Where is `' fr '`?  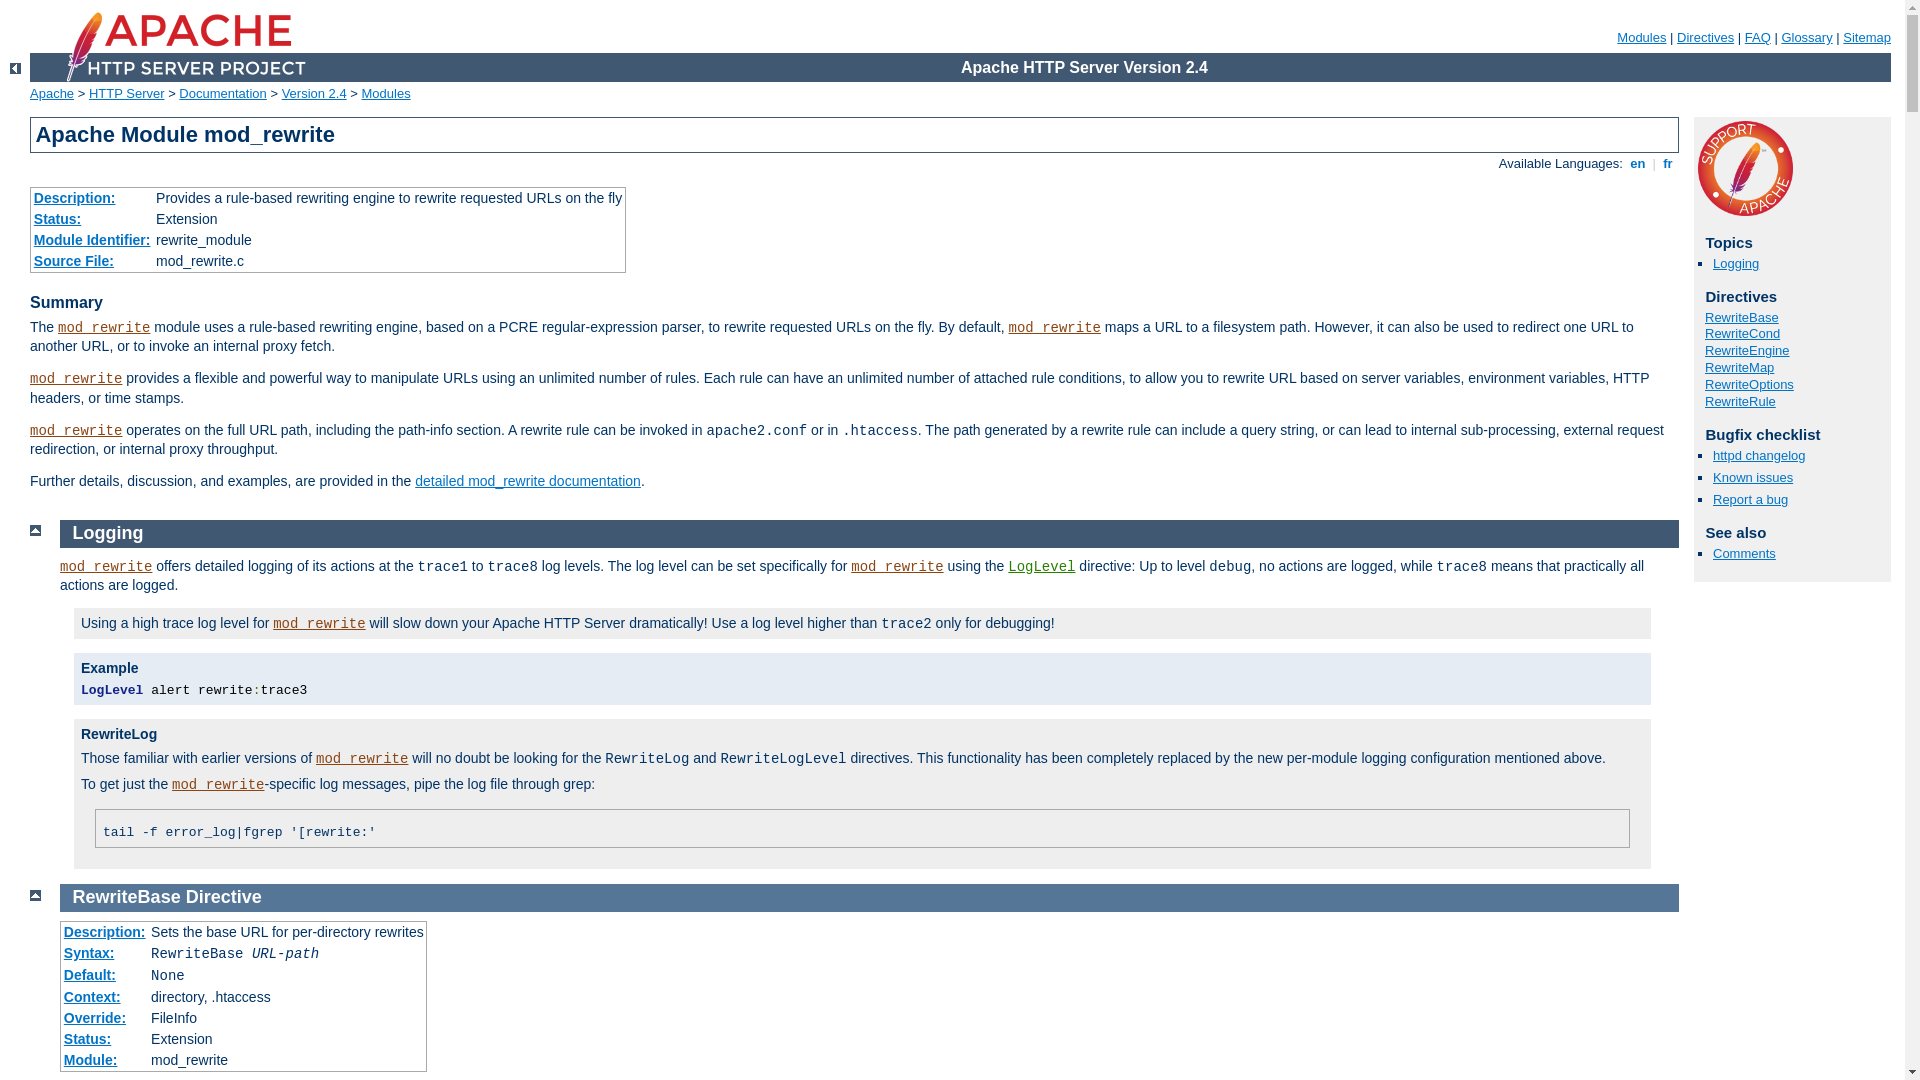
' fr ' is located at coordinates (1668, 162).